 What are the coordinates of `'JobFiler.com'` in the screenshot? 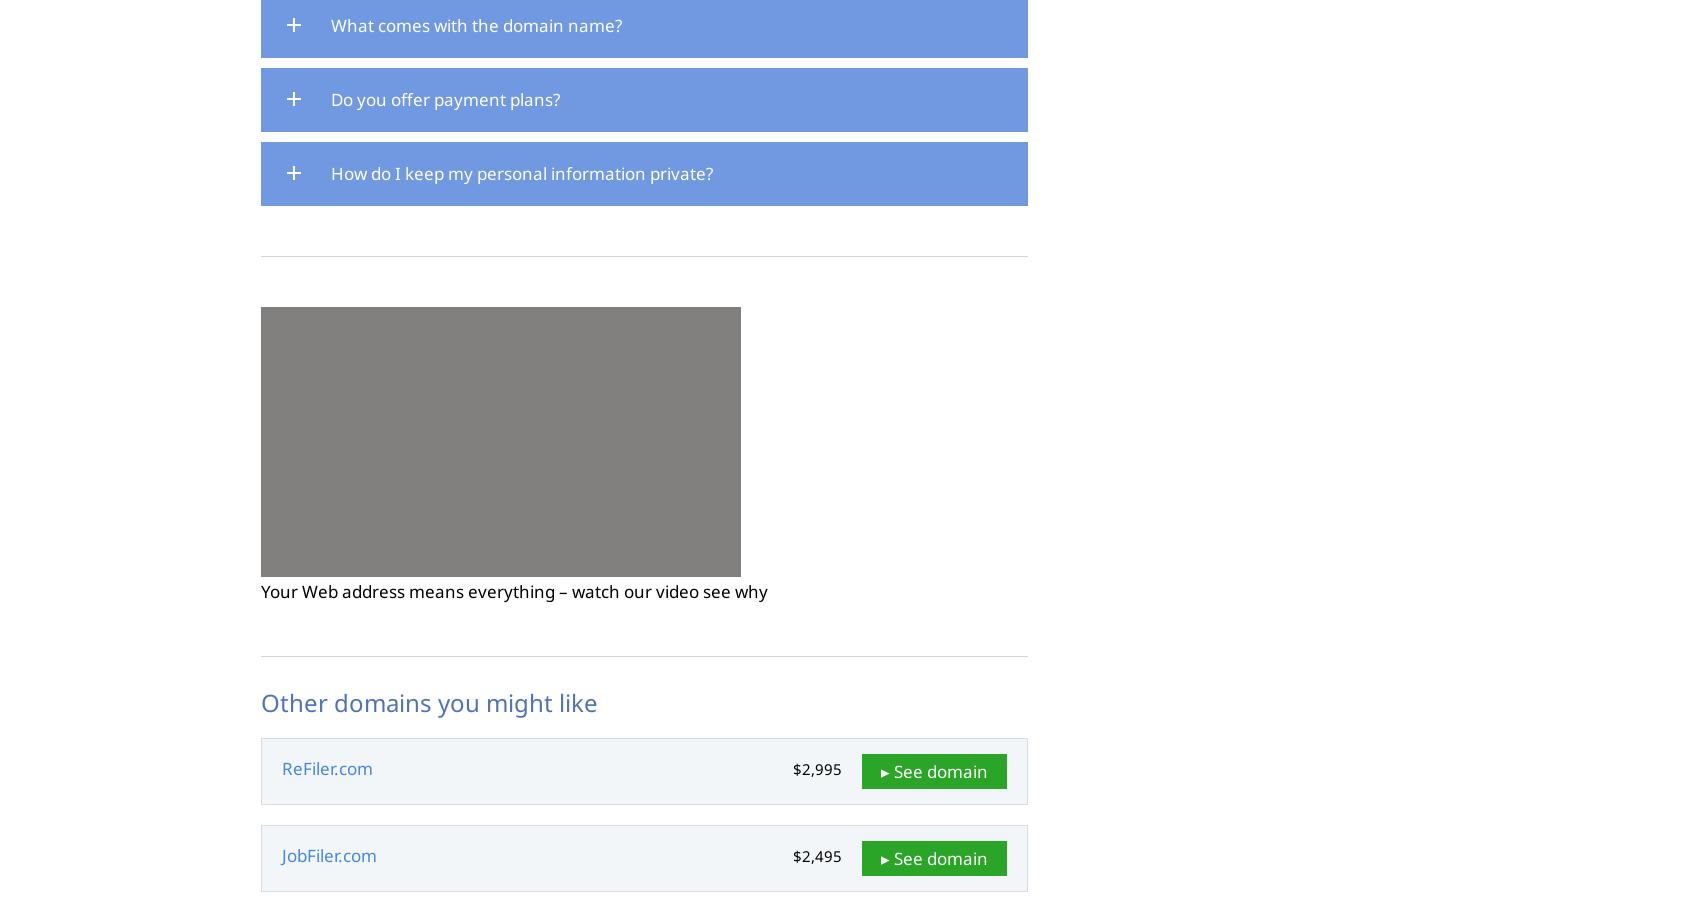 It's located at (328, 855).